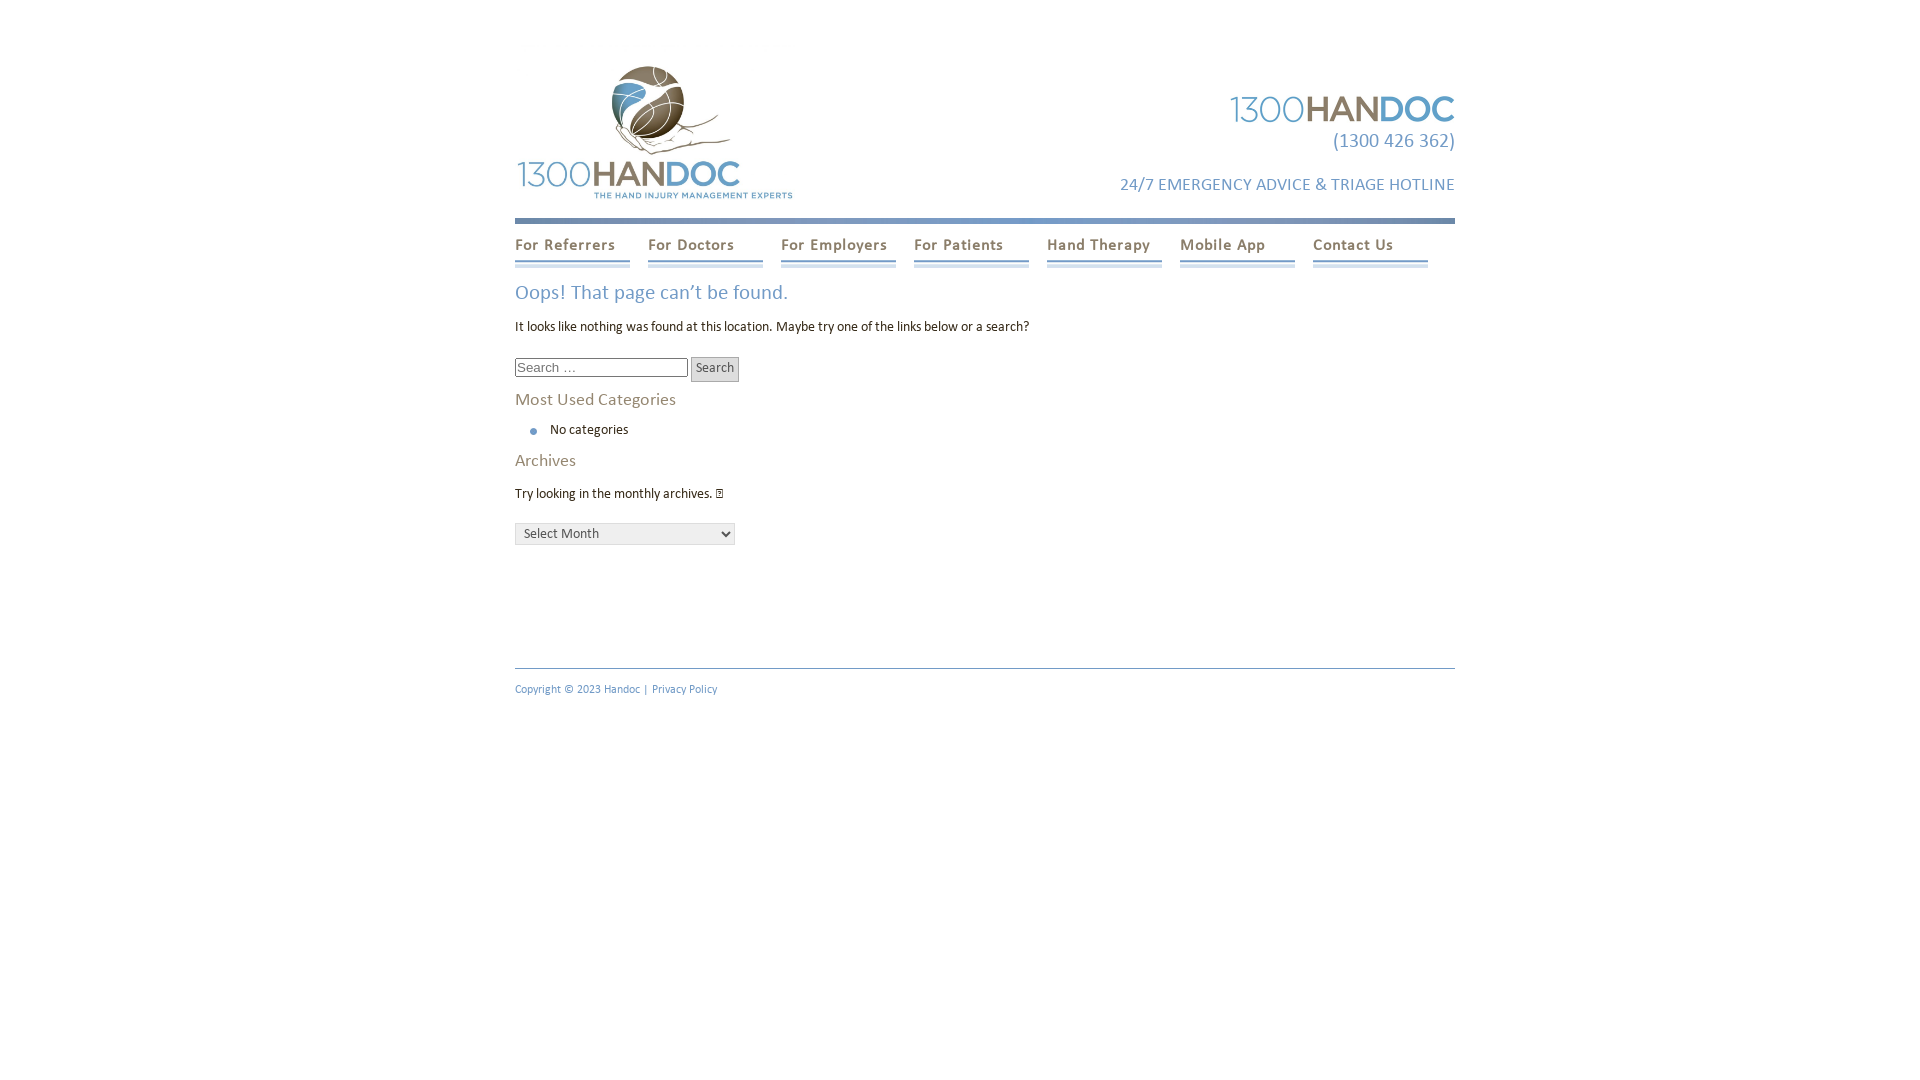 The width and height of the screenshot is (1920, 1080). What do you see at coordinates (571, 252) in the screenshot?
I see `'For Referrers'` at bounding box center [571, 252].